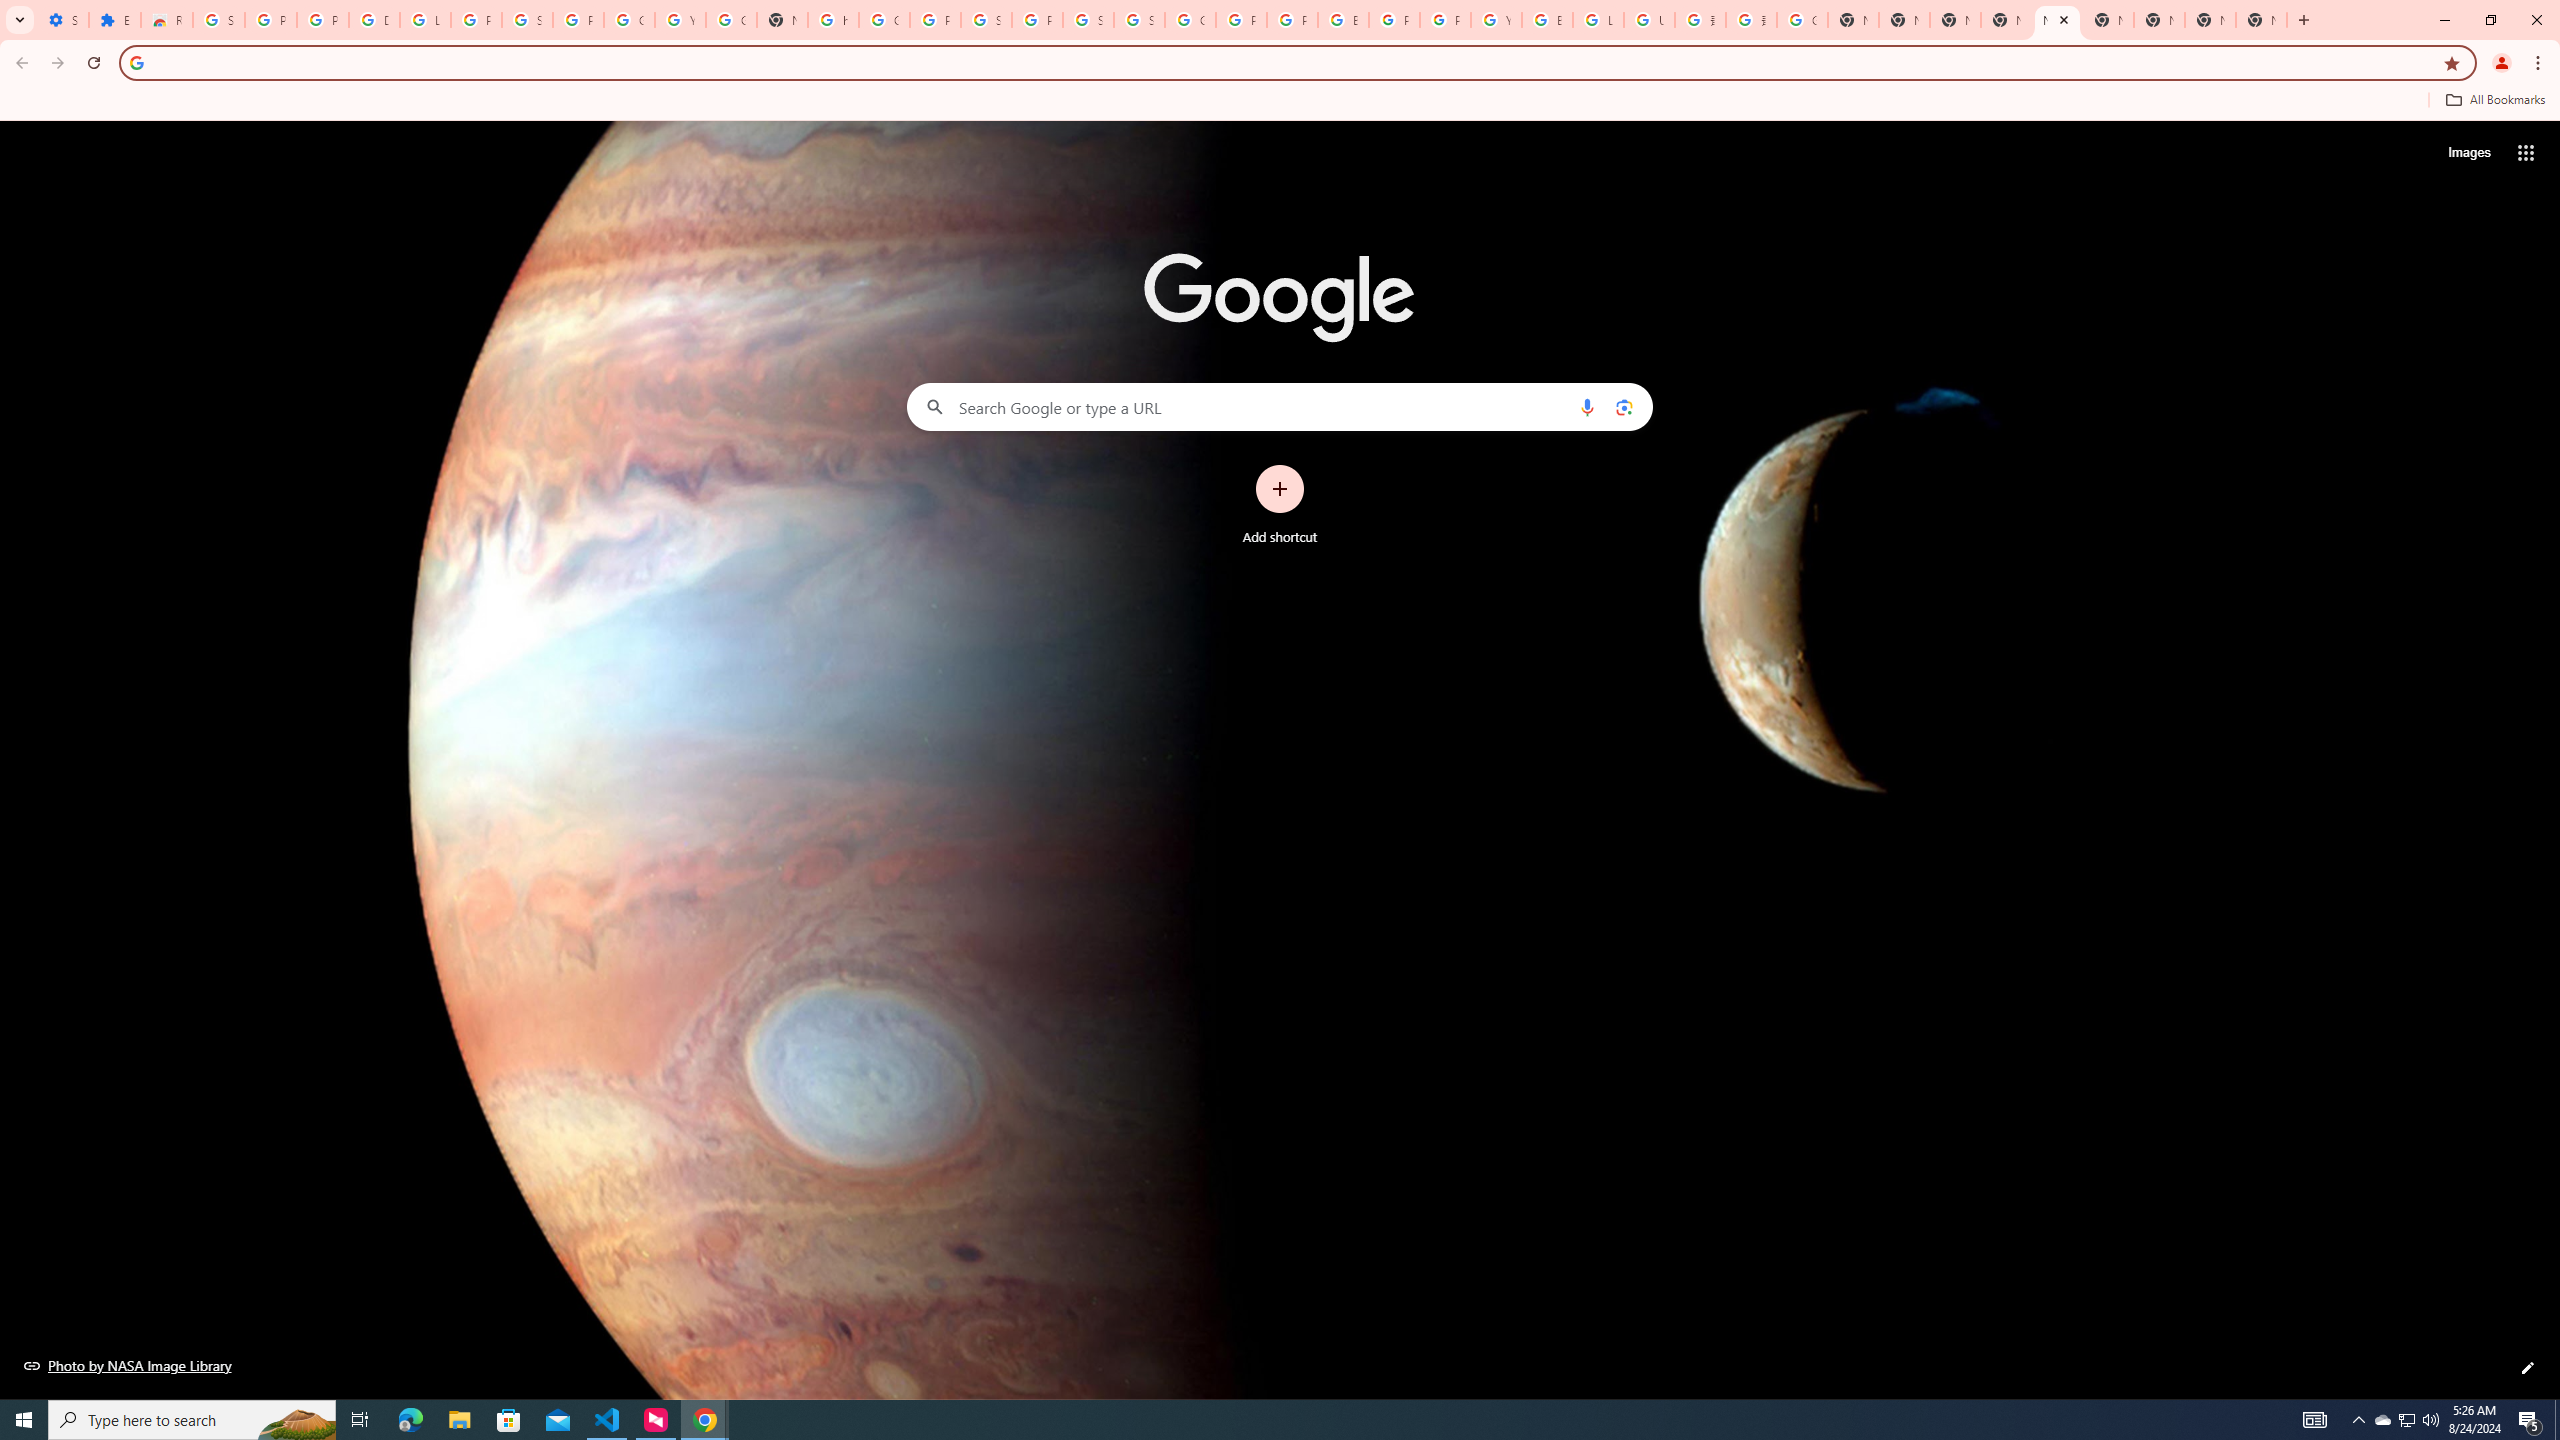 The width and height of the screenshot is (2560, 1440). What do you see at coordinates (1280, 405) in the screenshot?
I see `'Search Google or type a URL'` at bounding box center [1280, 405].